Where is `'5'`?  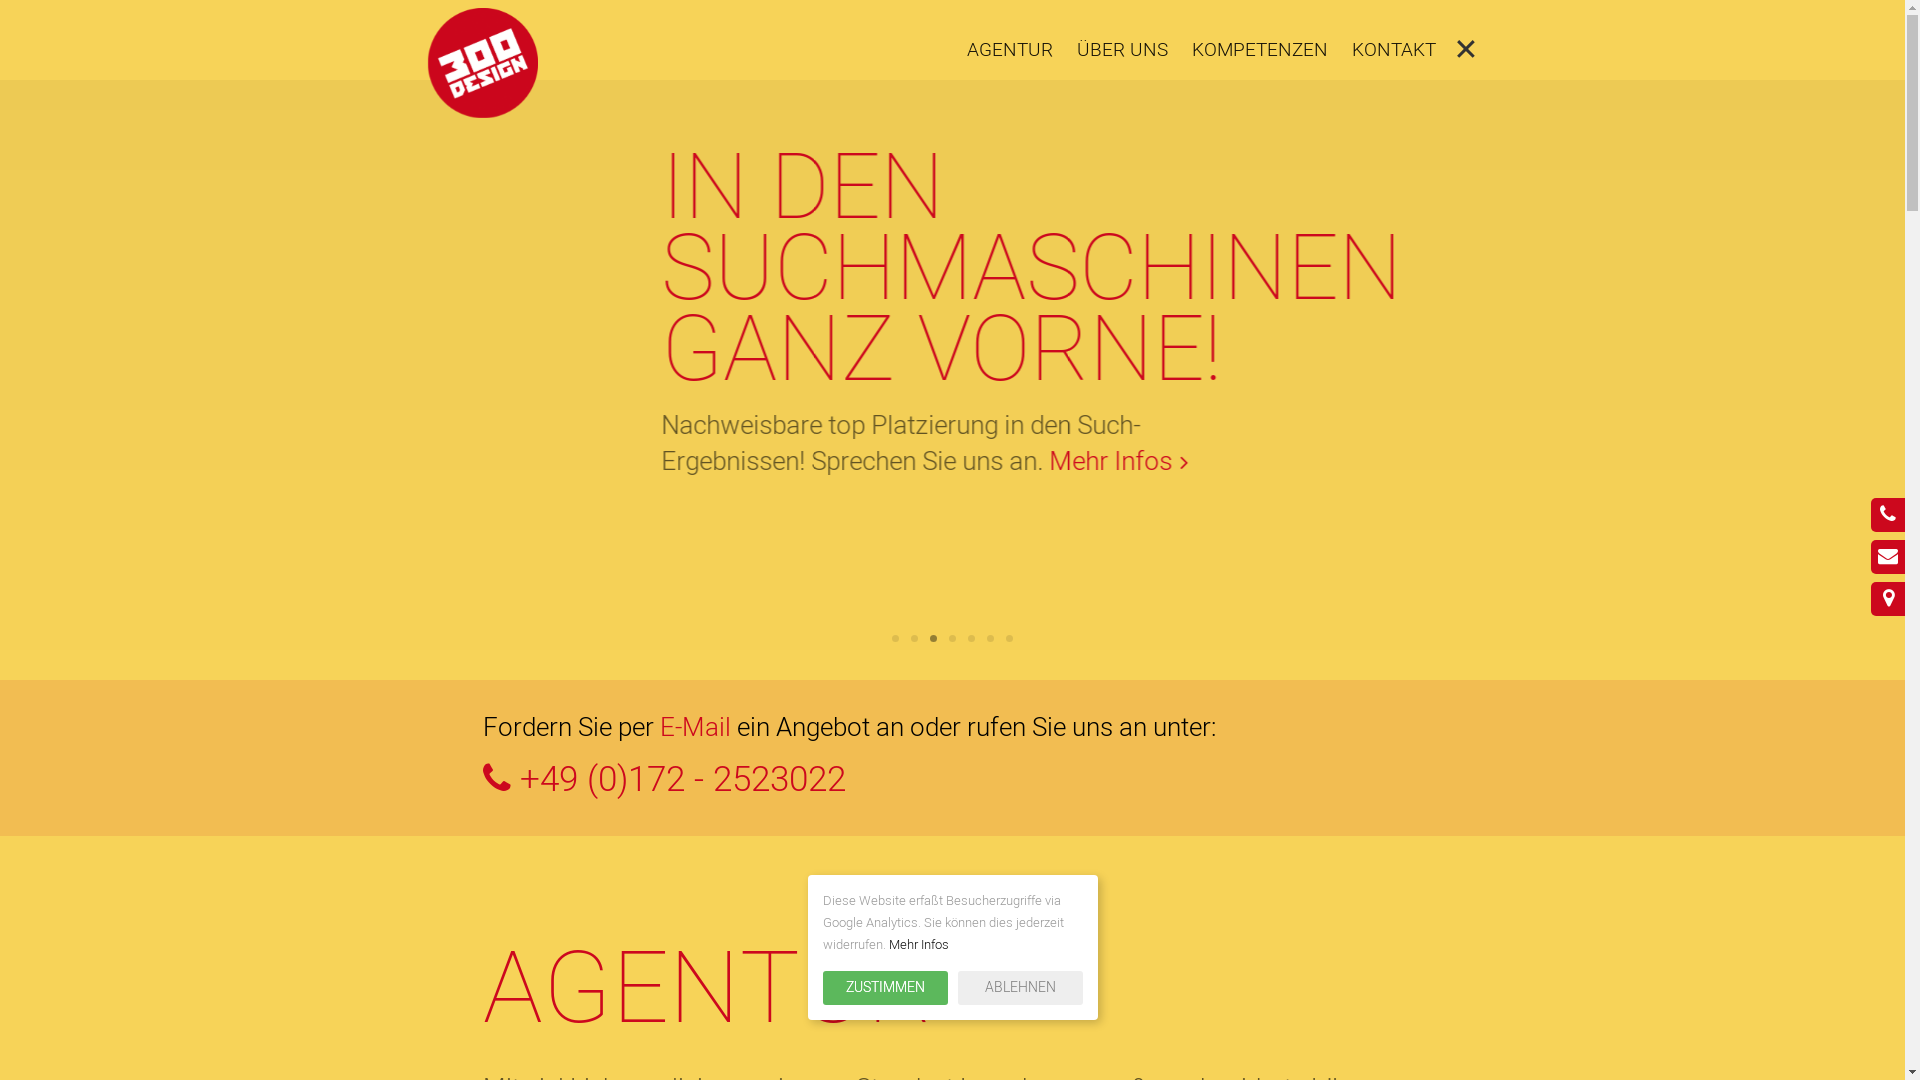
'5' is located at coordinates (971, 638).